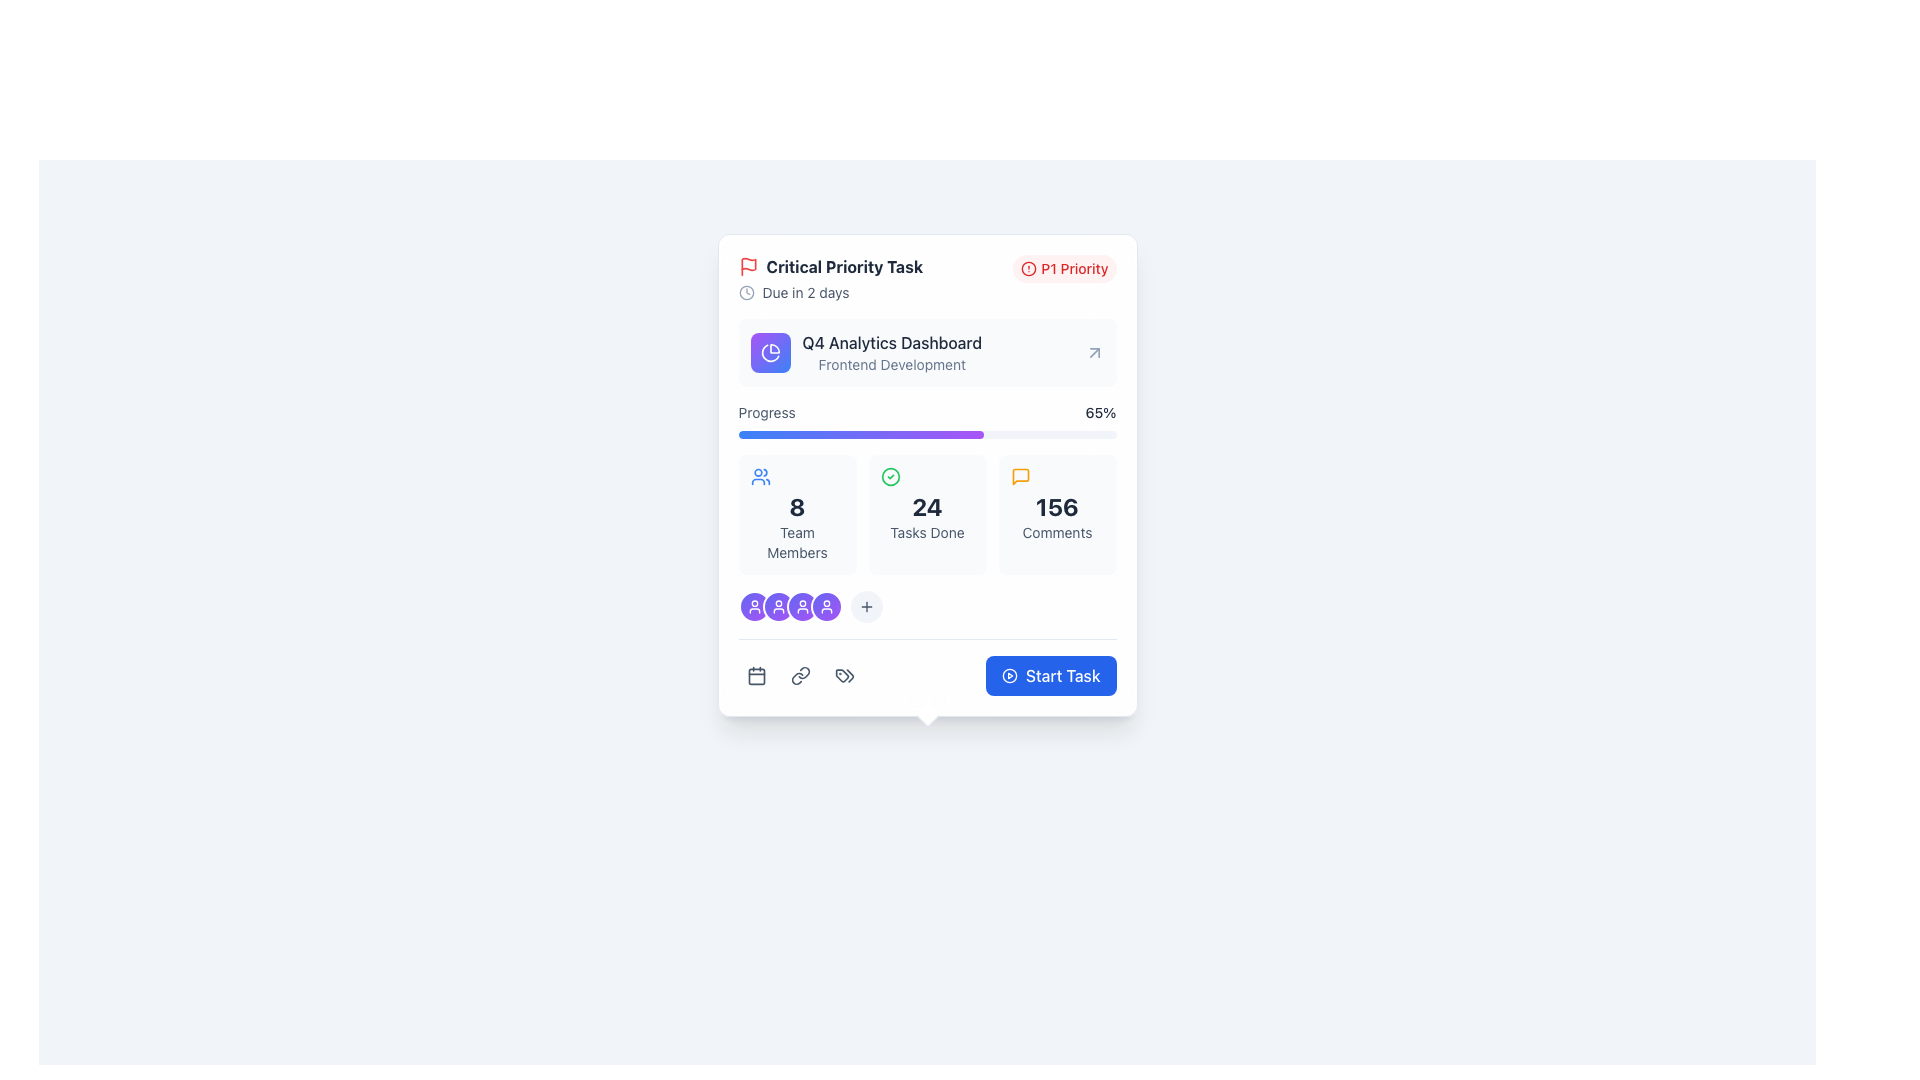 The height and width of the screenshot is (1080, 1920). I want to click on the fifth icon in a horizontal list of team member icons located near the bottom of a card-like layout, so click(826, 605).